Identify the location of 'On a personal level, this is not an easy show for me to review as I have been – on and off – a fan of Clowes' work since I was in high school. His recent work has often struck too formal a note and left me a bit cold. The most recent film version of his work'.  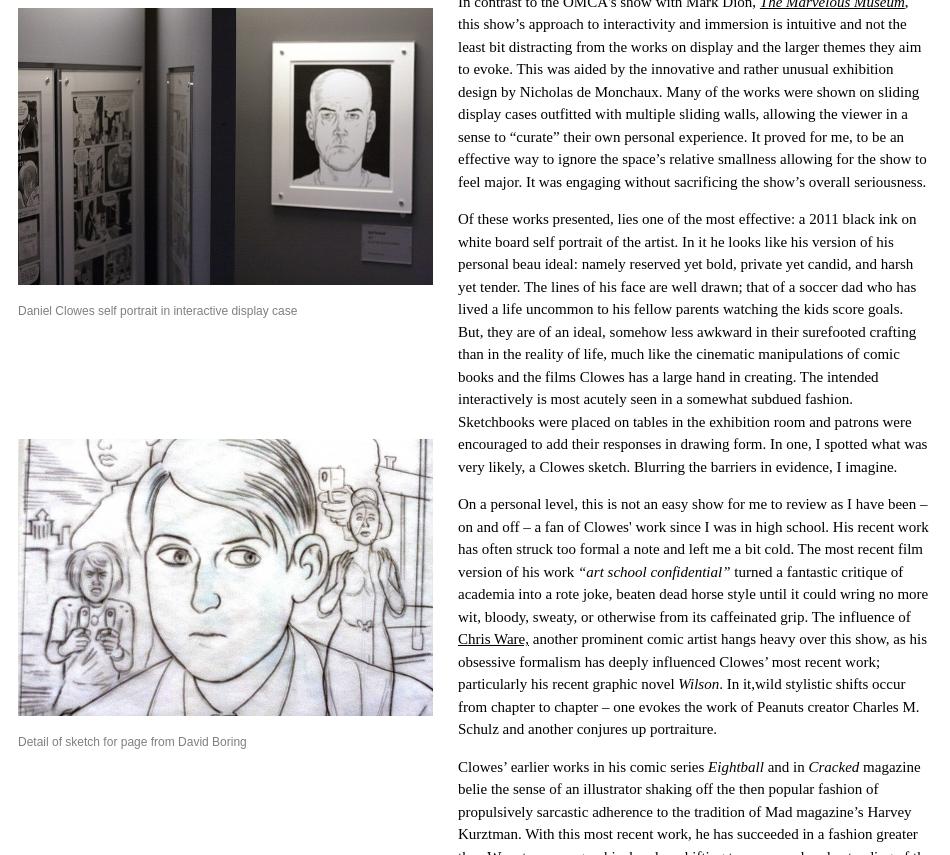
(693, 537).